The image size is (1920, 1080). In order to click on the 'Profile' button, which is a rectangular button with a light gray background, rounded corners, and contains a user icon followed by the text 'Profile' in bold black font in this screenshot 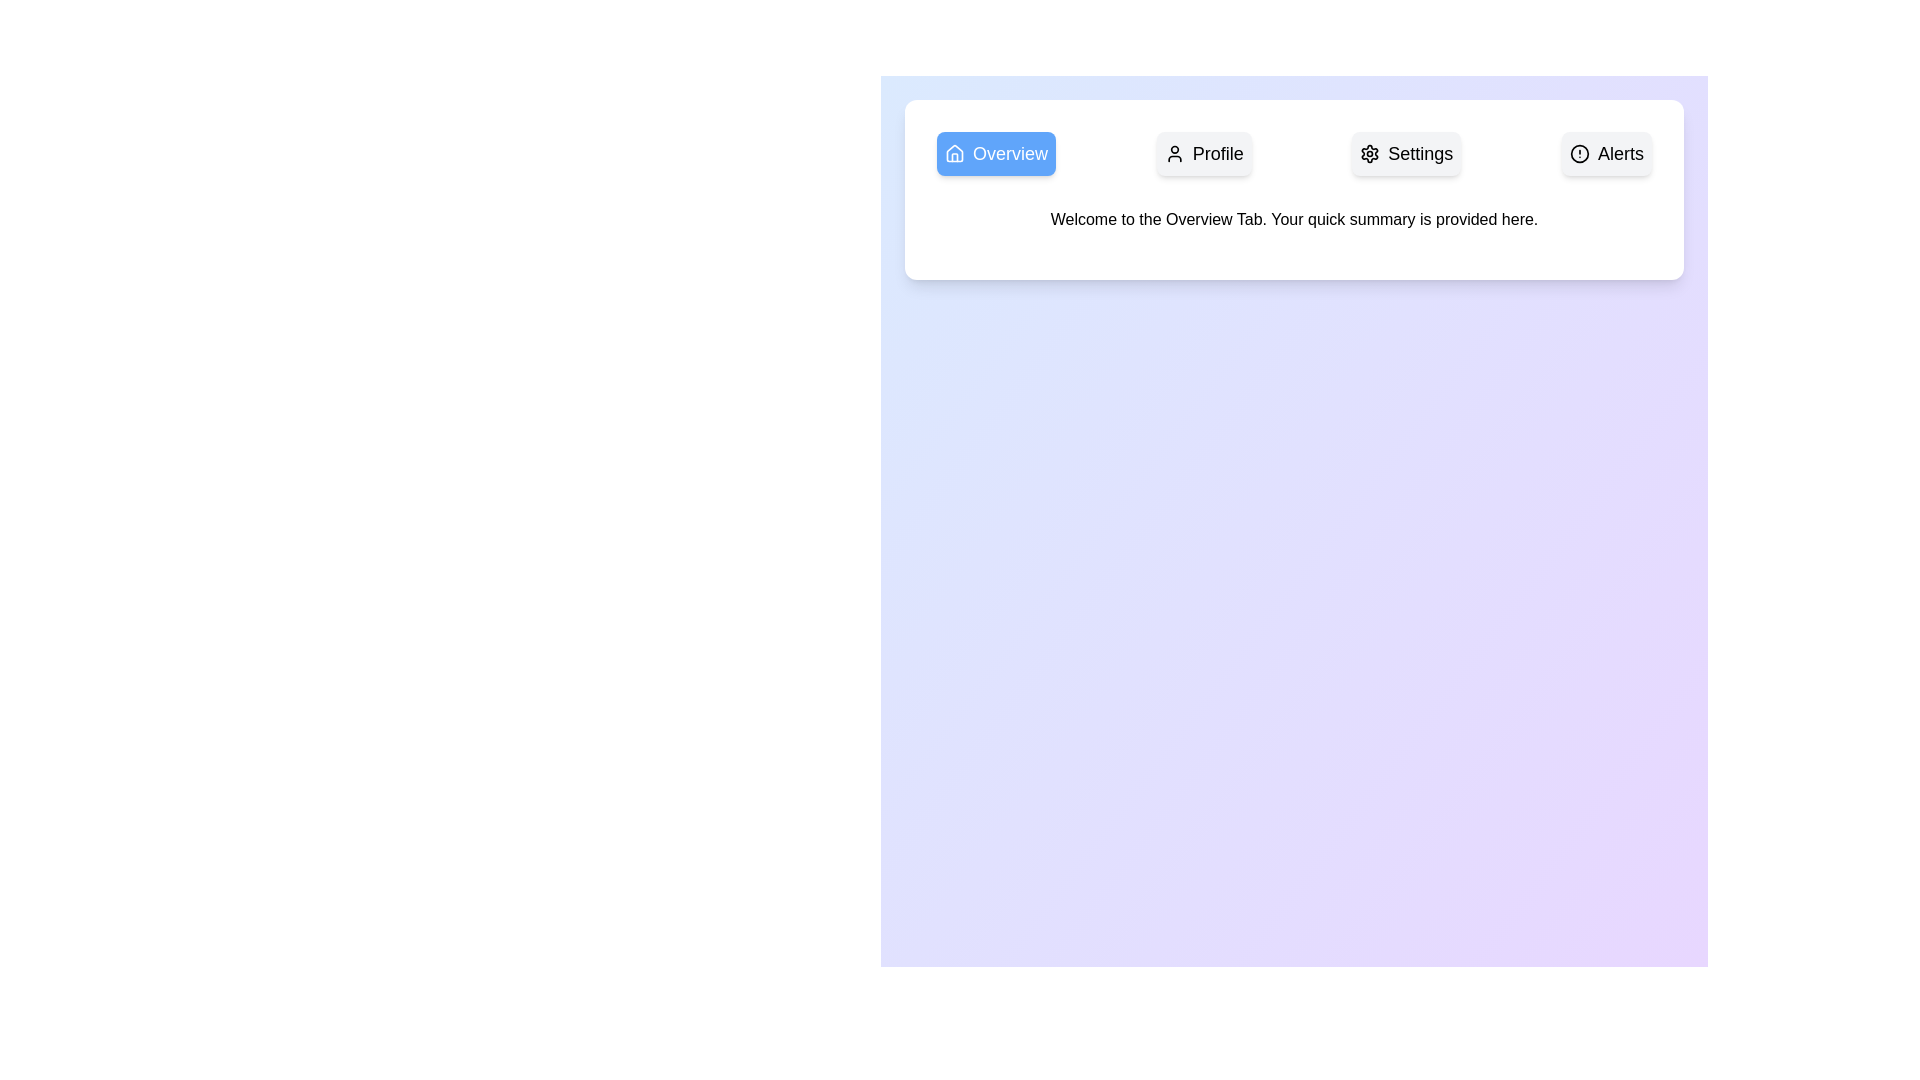, I will do `click(1203, 153)`.